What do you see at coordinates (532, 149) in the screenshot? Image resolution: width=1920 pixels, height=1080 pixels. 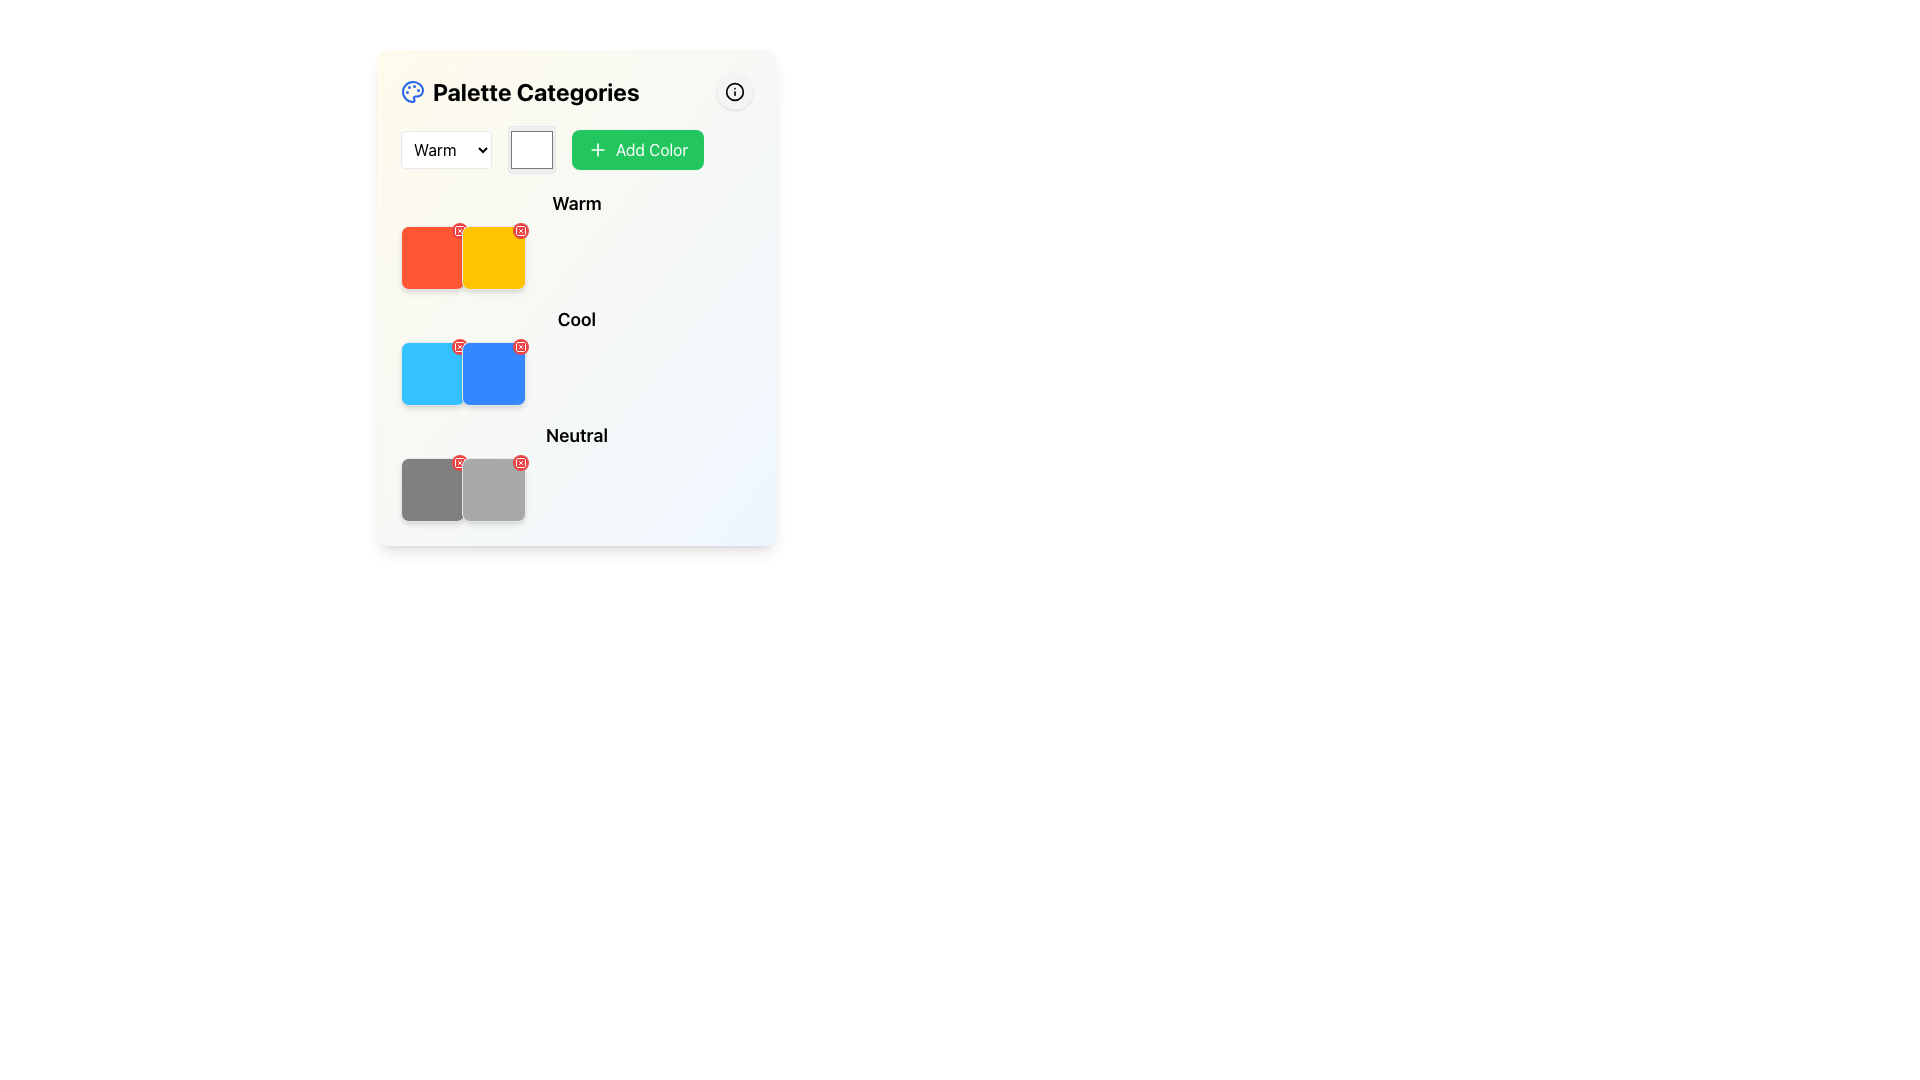 I see `the Color selector element located between the 'Warm' dropdown and the 'Add Color' green button` at bounding box center [532, 149].